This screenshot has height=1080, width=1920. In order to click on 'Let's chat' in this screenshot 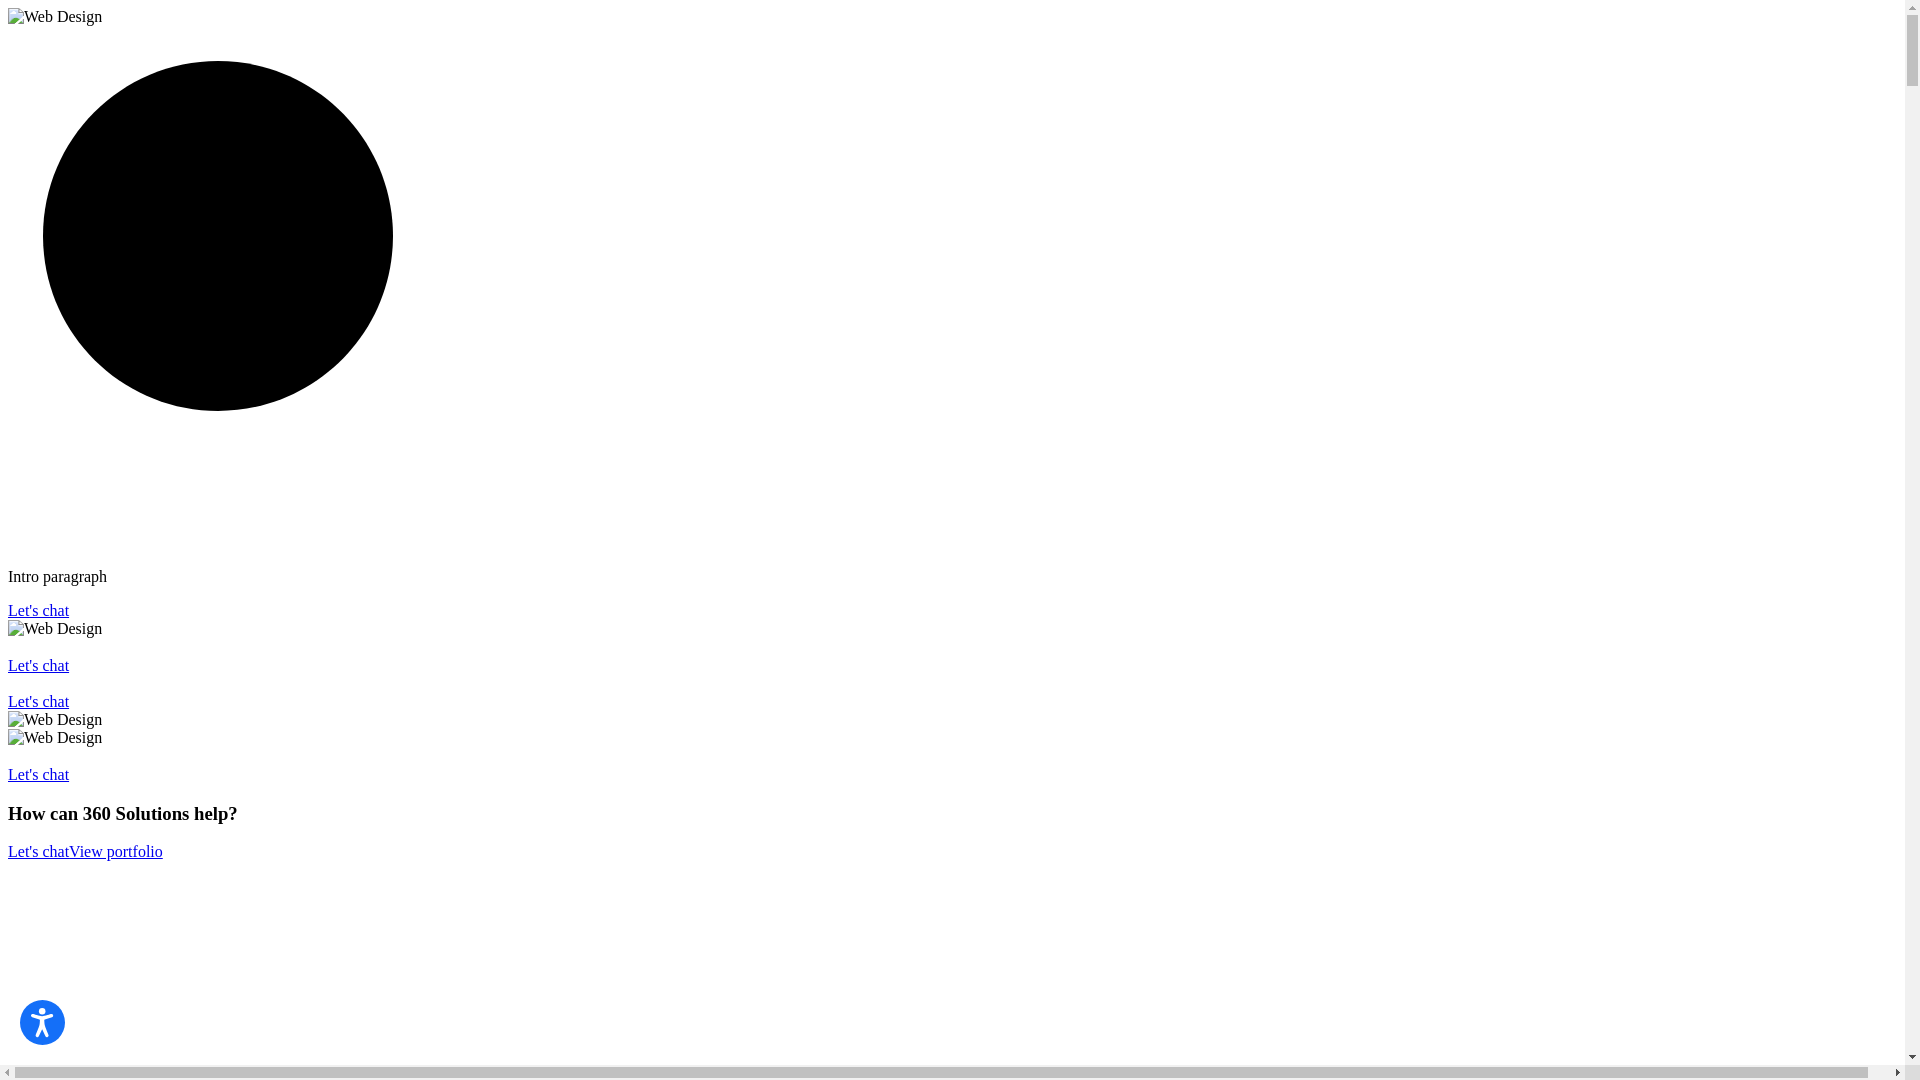, I will do `click(38, 609)`.